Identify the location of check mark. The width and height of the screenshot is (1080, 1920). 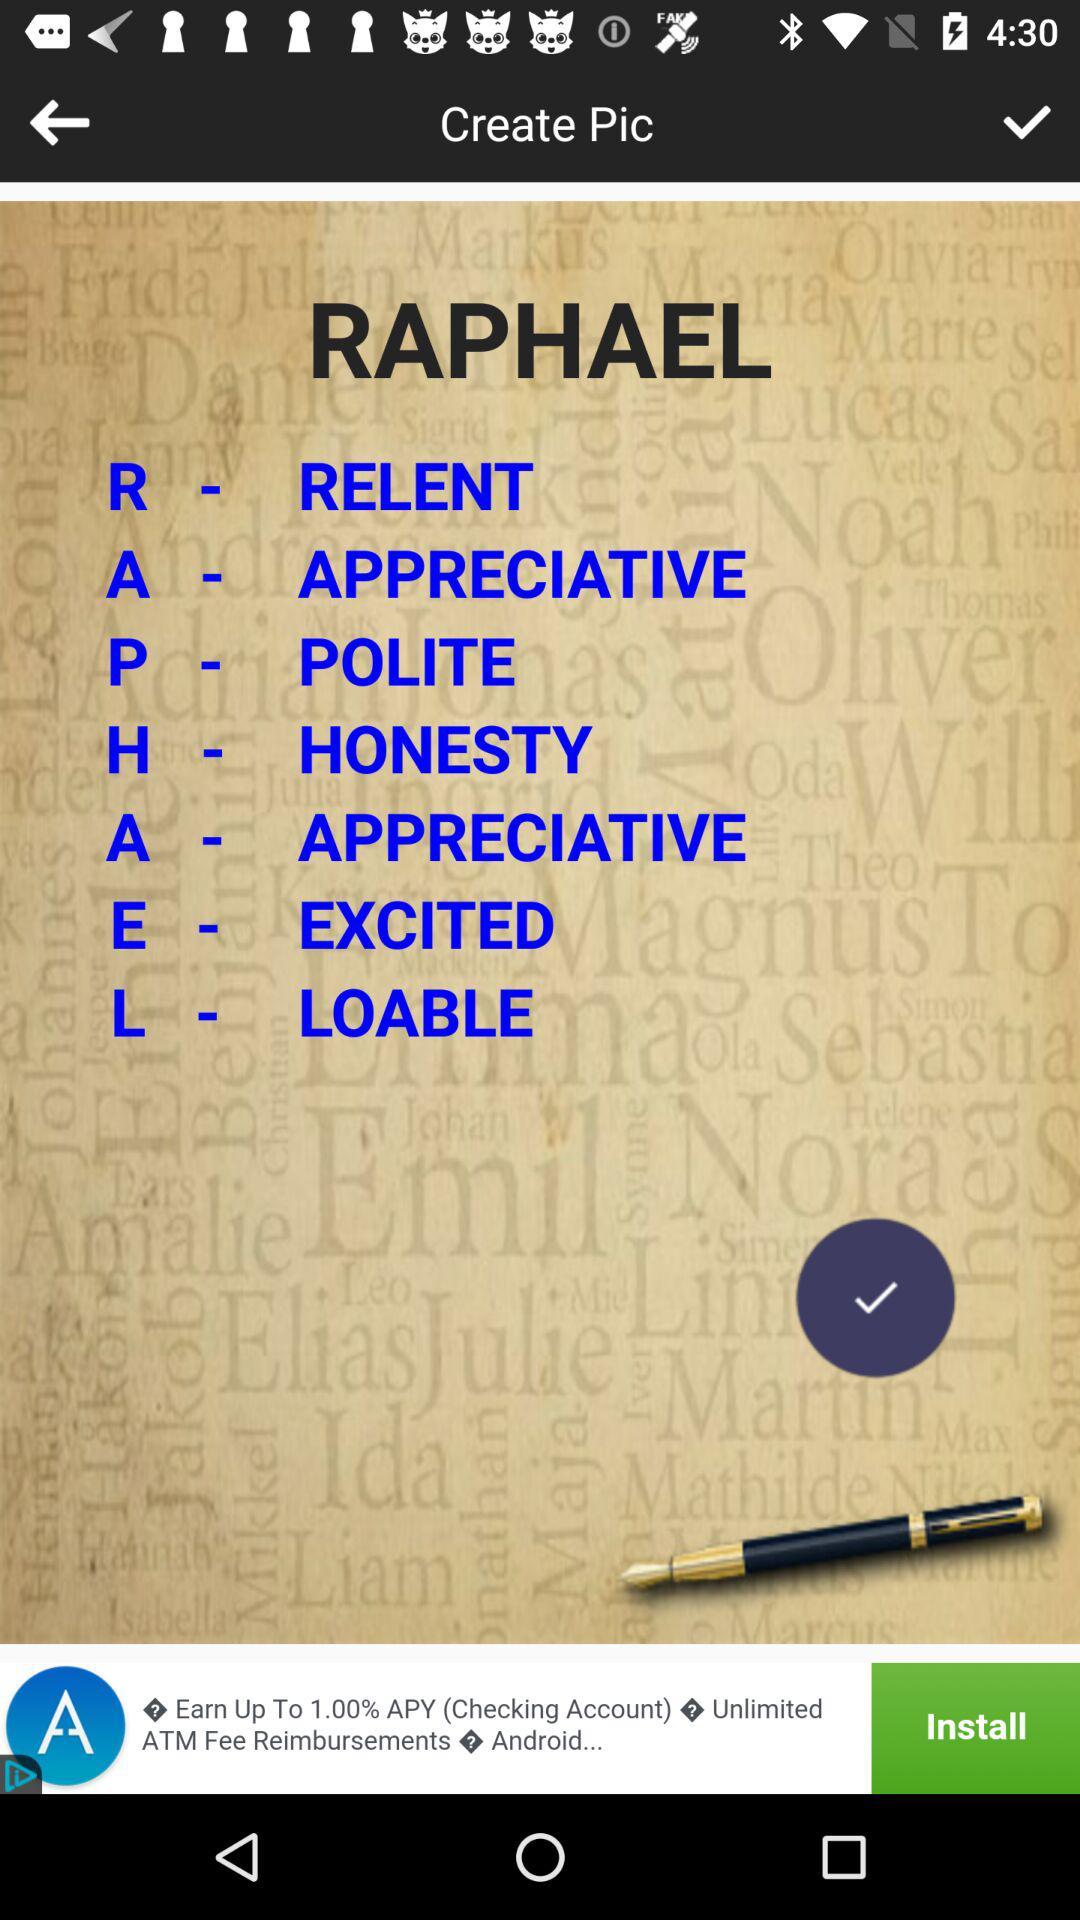
(874, 1297).